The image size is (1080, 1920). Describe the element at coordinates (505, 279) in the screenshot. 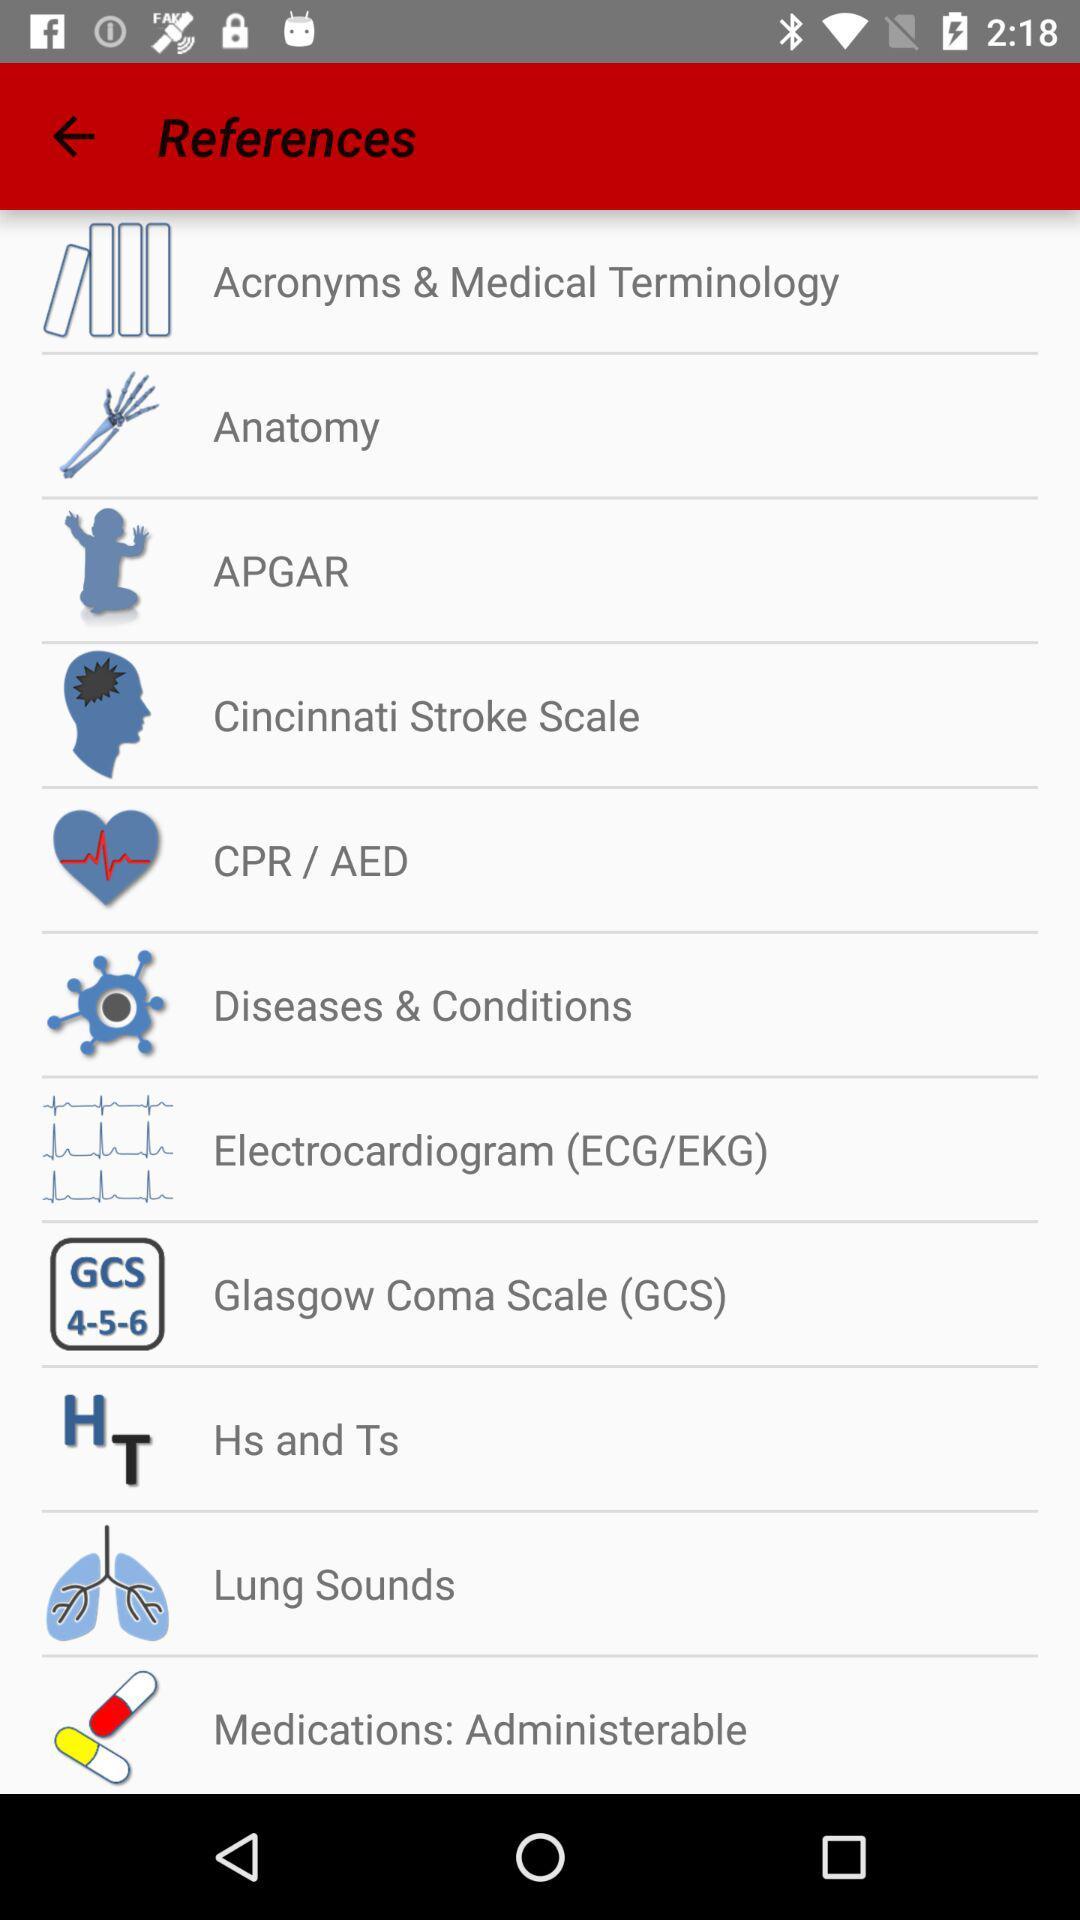

I see `the item below the references icon` at that location.